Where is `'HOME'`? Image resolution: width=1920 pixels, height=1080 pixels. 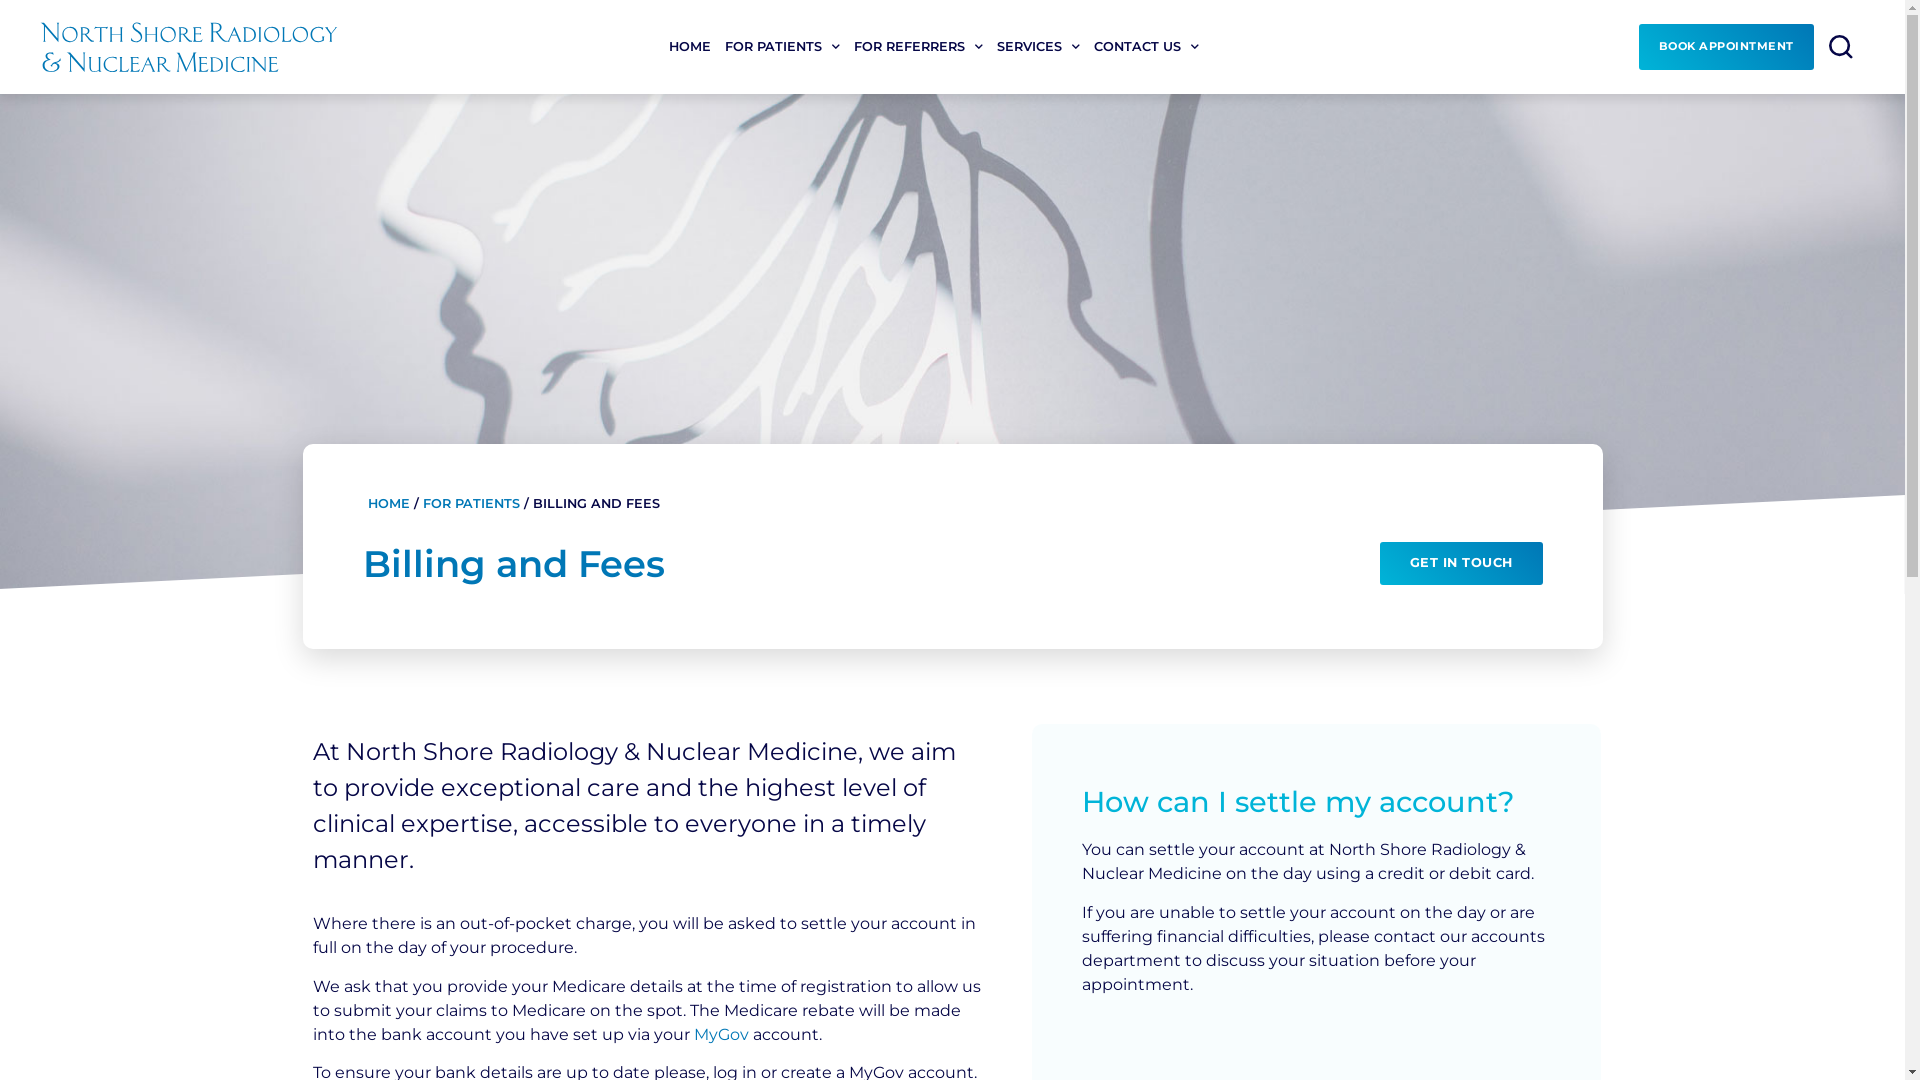 'HOME' is located at coordinates (690, 45).